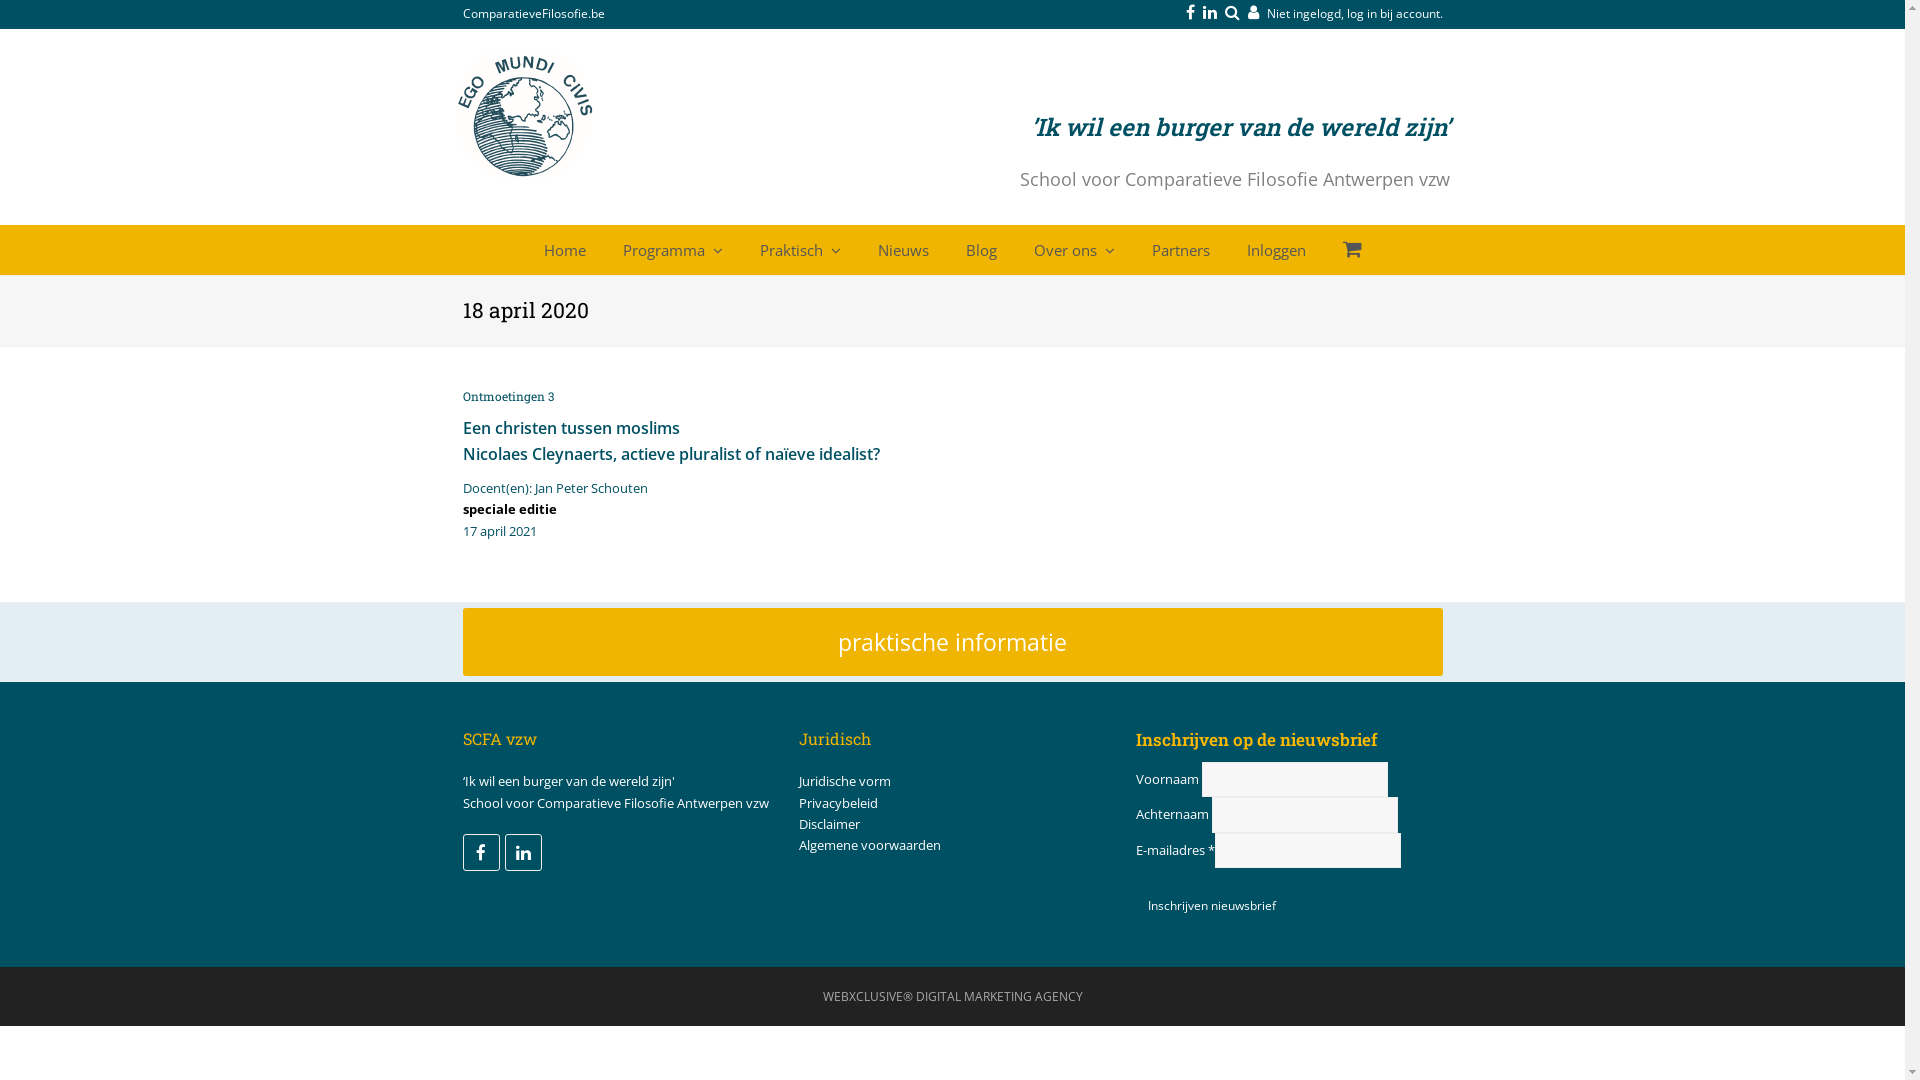 The image size is (1920, 1080). What do you see at coordinates (1210, 906) in the screenshot?
I see `'Inschrijven nieuwsbrief'` at bounding box center [1210, 906].